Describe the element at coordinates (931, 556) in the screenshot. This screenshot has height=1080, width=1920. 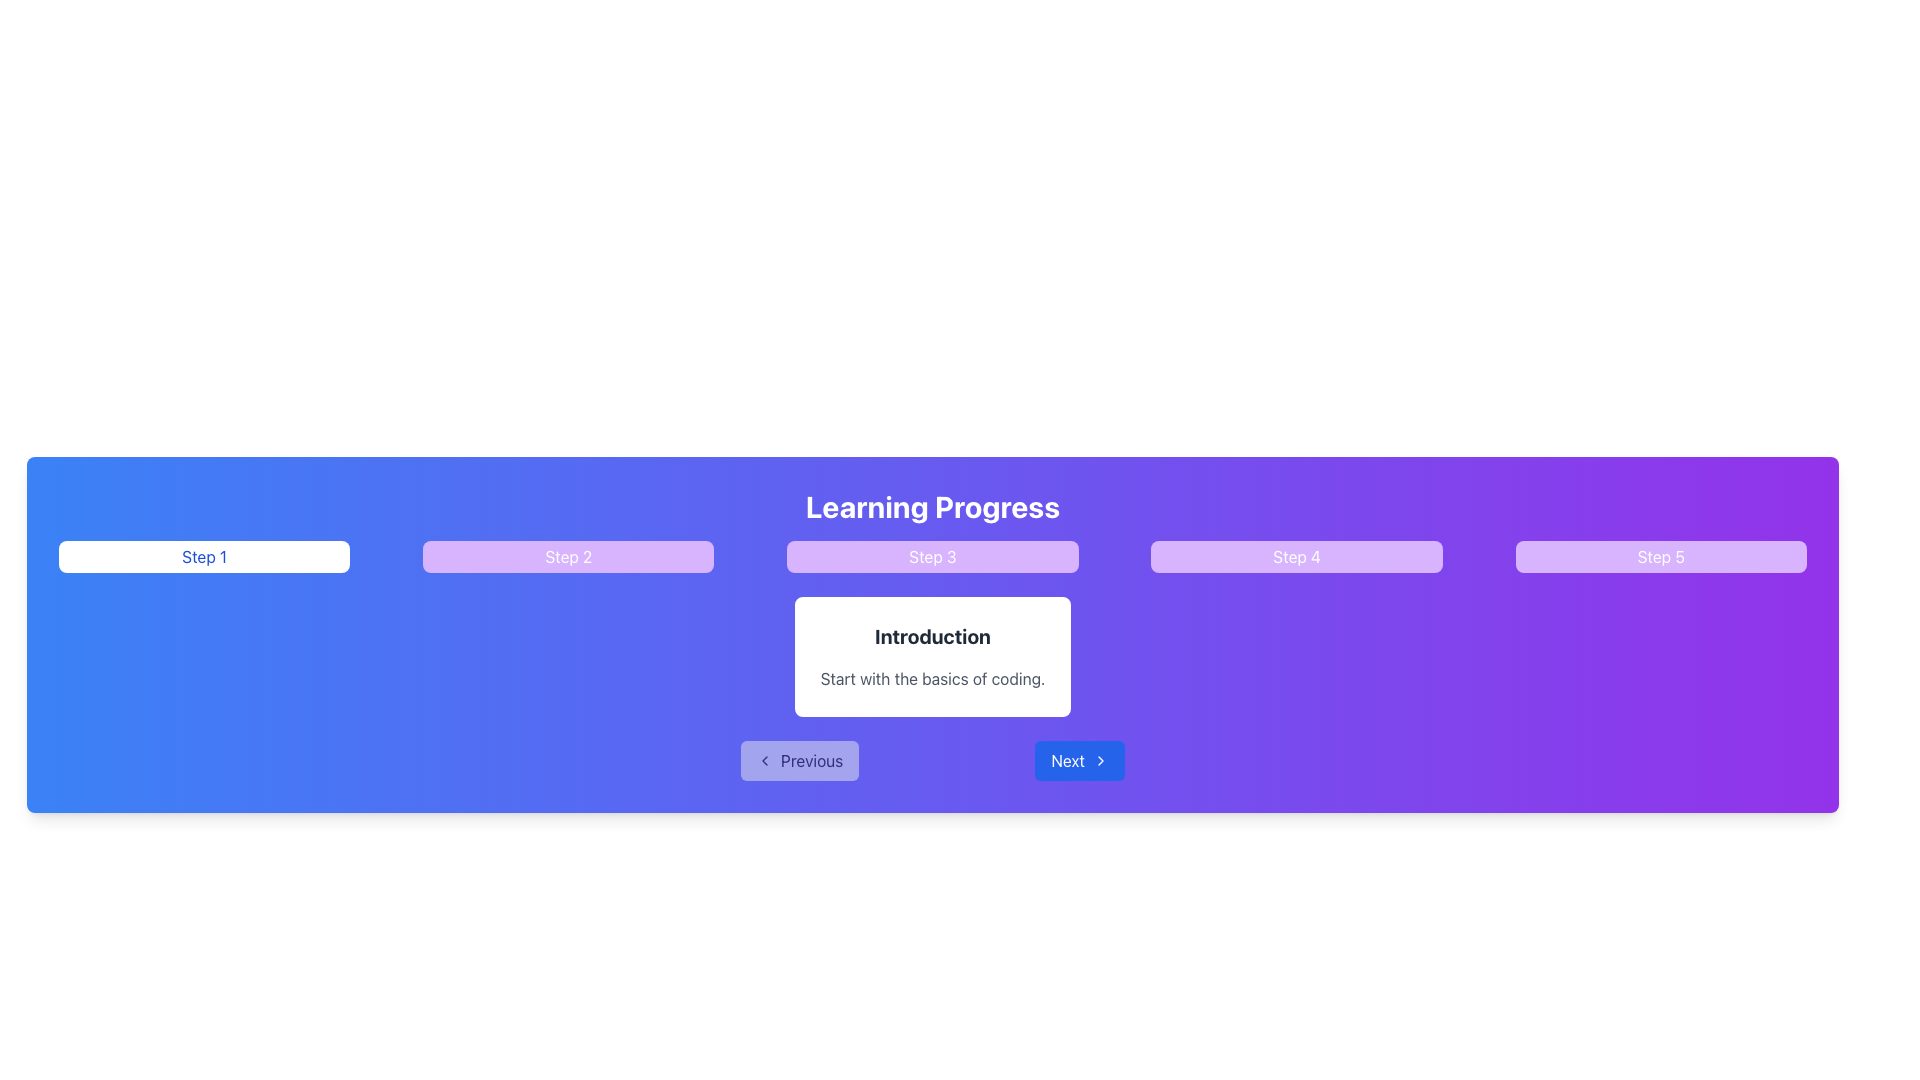
I see `the individual step labels of the Progress Indicator located beneath the 'Learning Progress' heading at the top of the interface` at that location.